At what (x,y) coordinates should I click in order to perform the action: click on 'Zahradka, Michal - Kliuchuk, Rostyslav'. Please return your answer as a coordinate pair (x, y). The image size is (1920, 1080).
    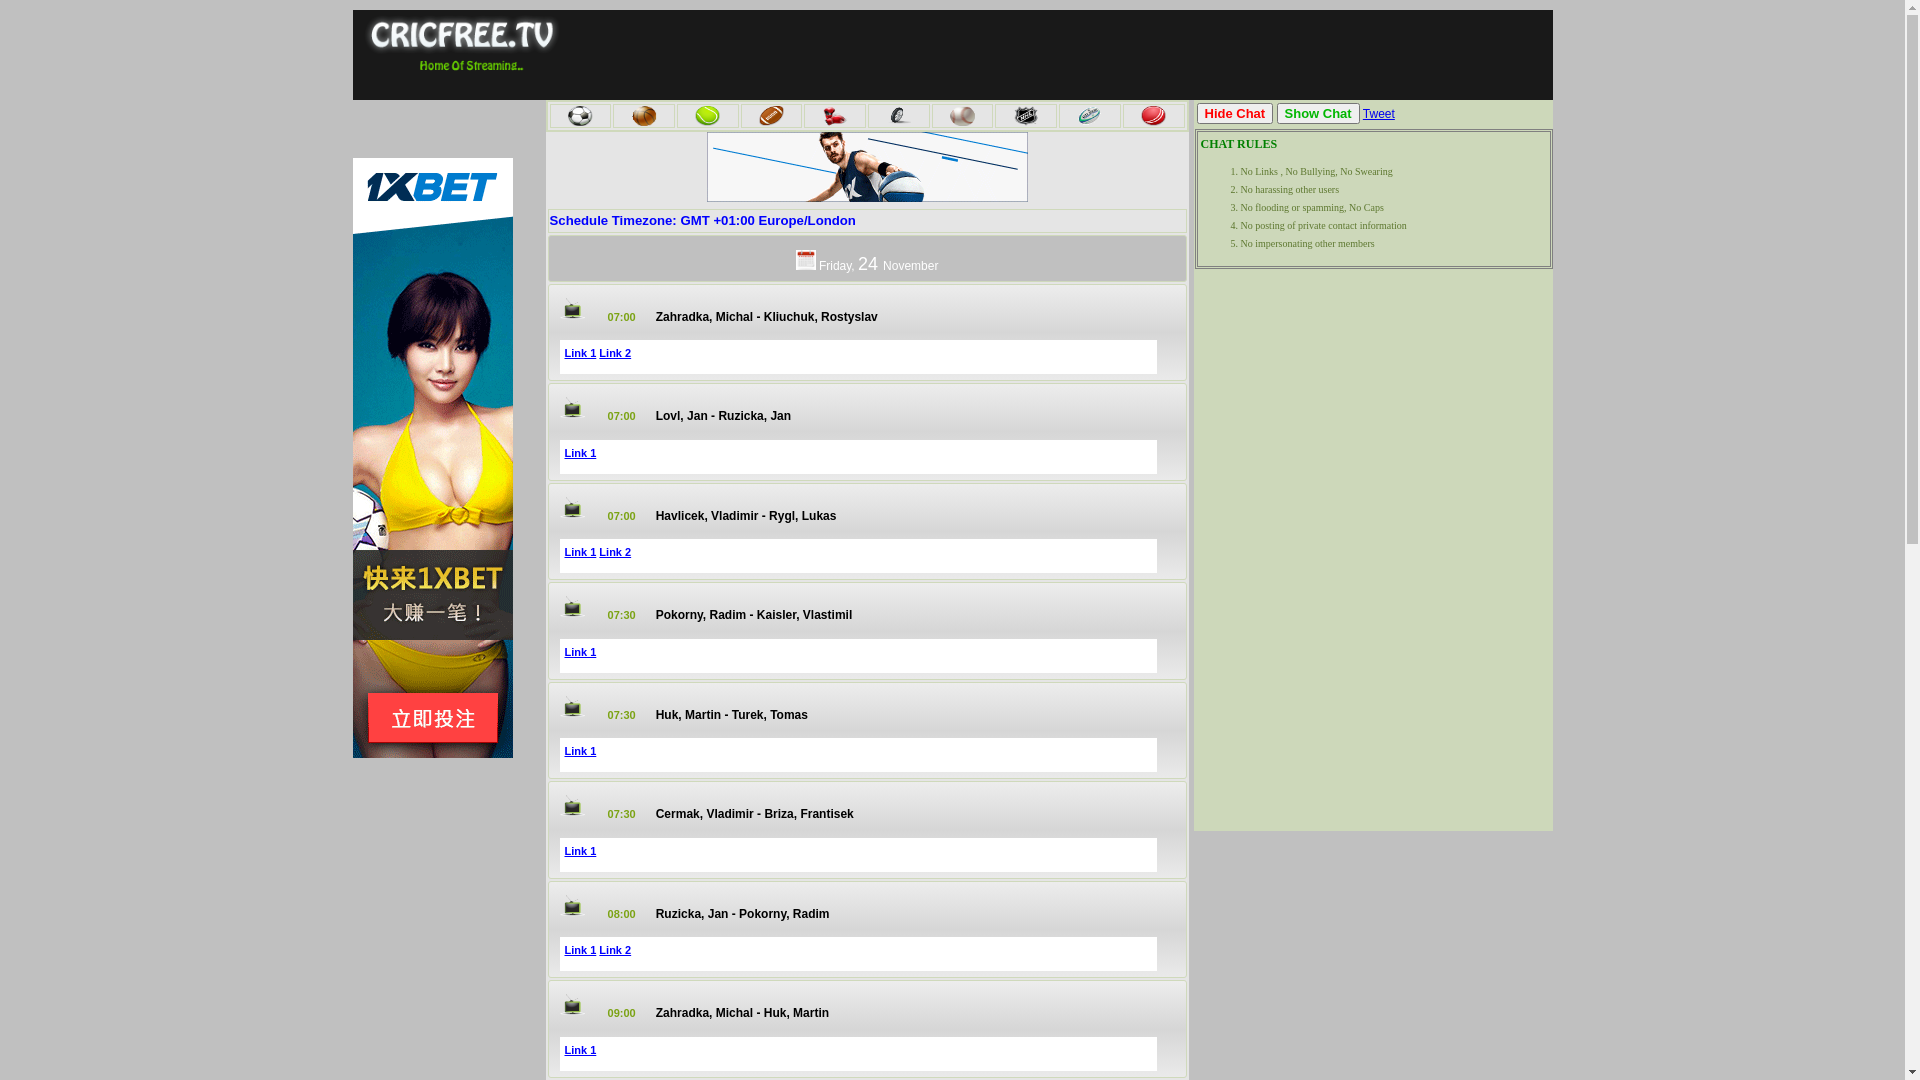
    Looking at the image, I should click on (766, 315).